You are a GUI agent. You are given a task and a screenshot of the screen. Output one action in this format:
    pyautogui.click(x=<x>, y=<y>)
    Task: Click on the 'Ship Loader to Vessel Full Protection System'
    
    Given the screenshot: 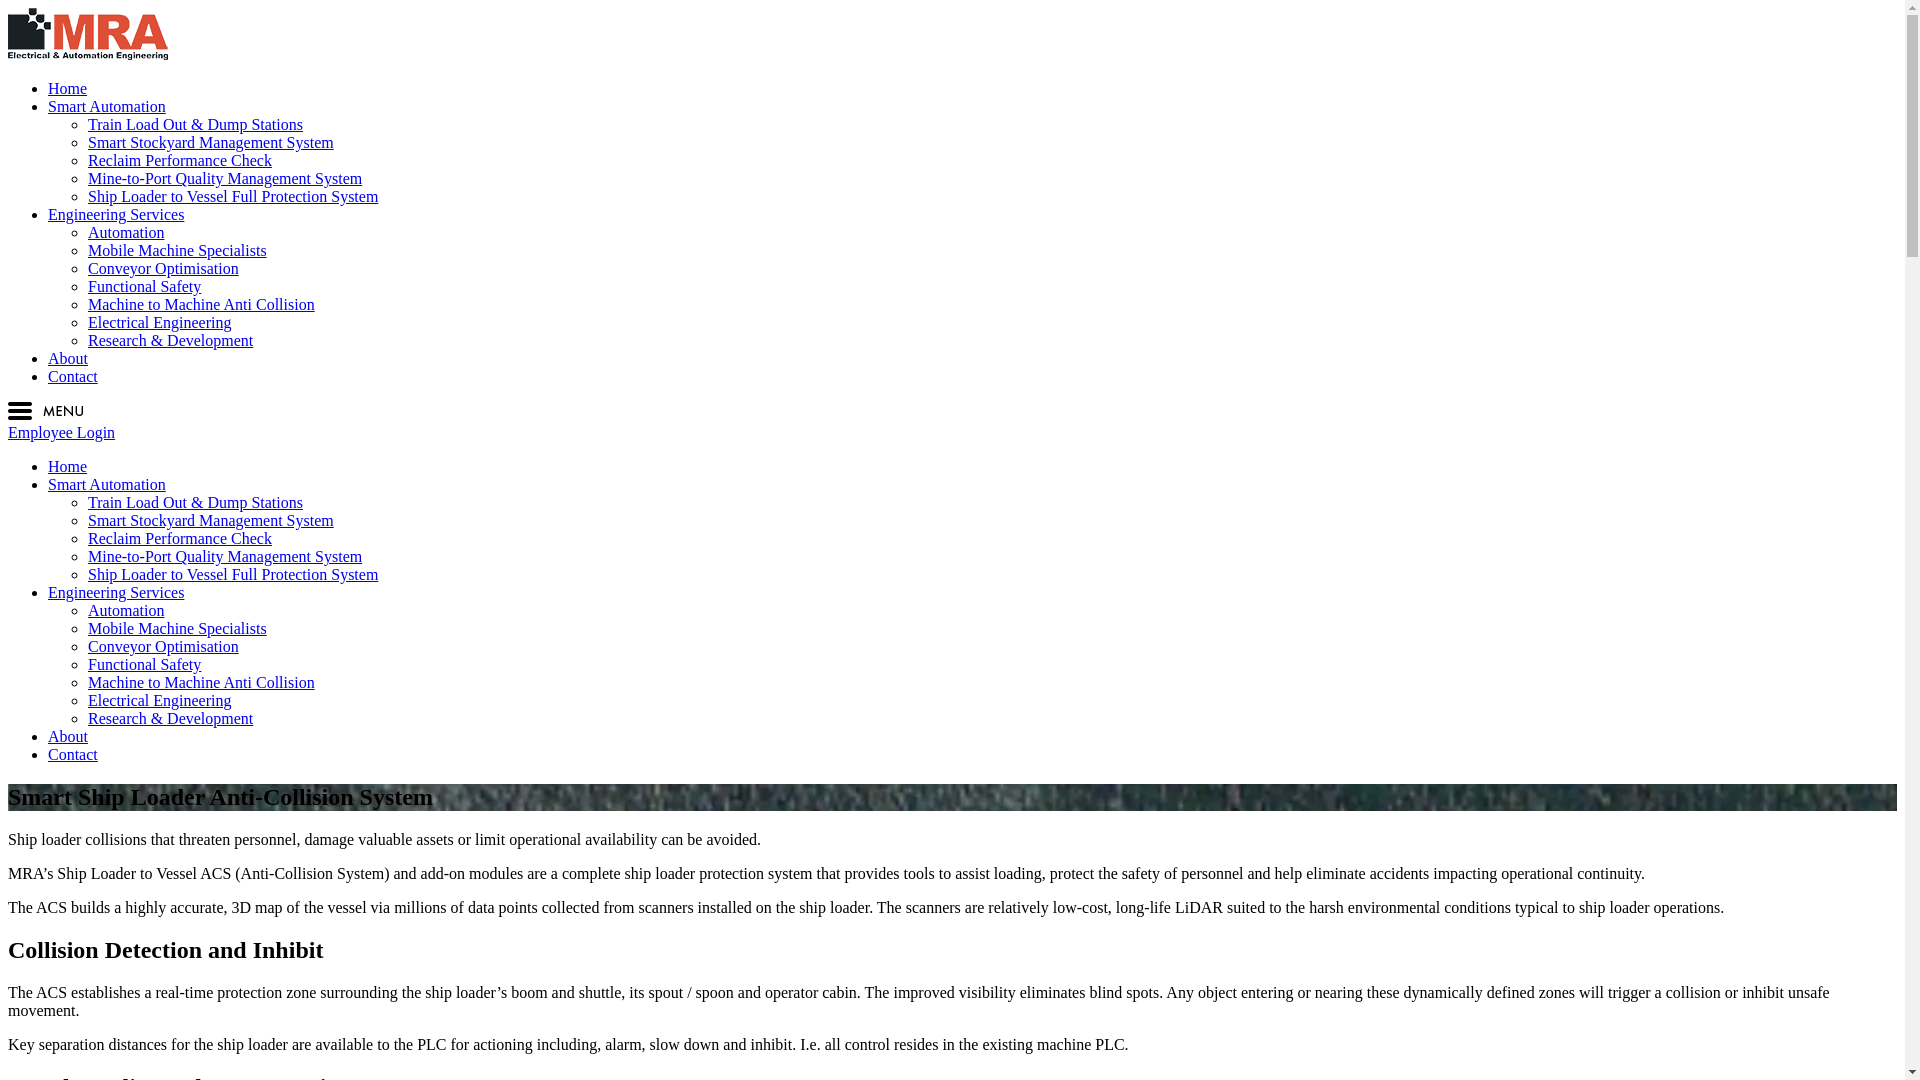 What is the action you would take?
    pyautogui.click(x=233, y=574)
    